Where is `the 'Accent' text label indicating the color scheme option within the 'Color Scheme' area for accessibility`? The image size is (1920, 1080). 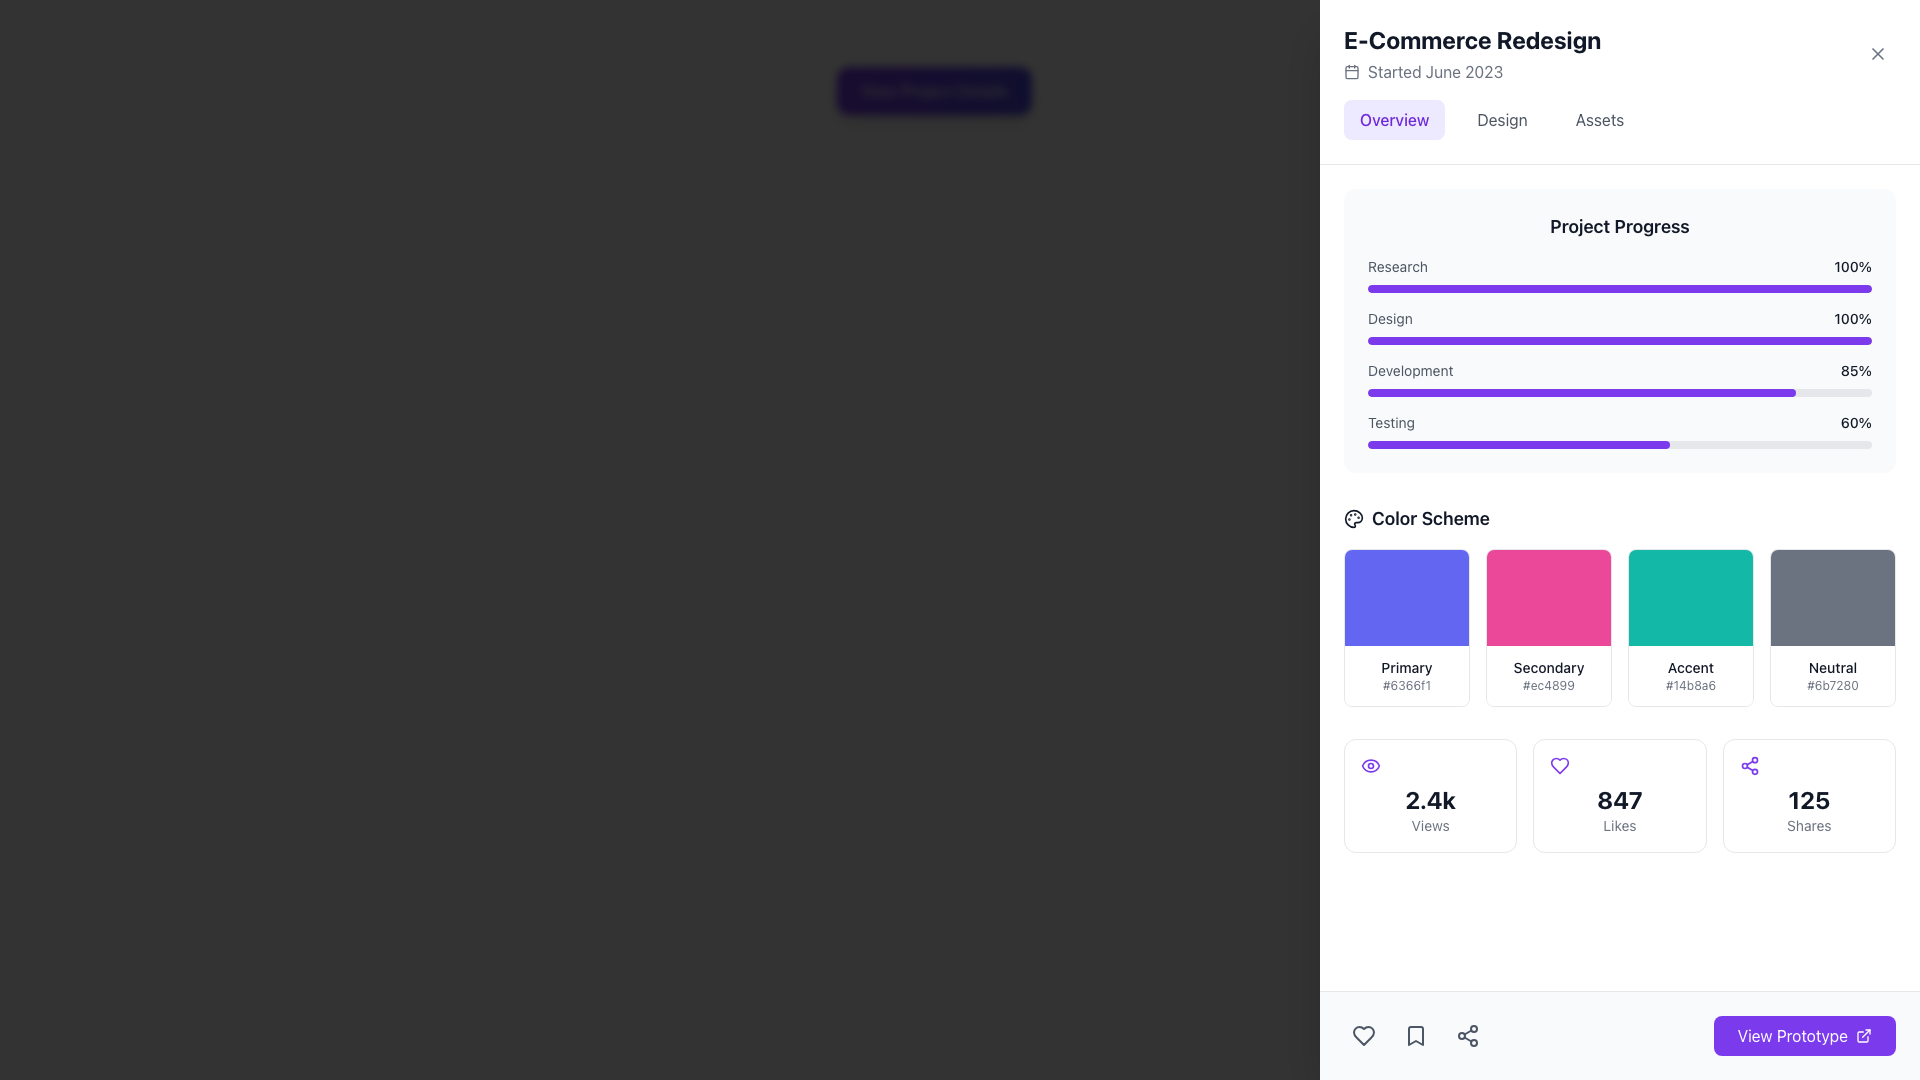
the 'Accent' text label indicating the color scheme option within the 'Color Scheme' area for accessibility is located at coordinates (1689, 667).